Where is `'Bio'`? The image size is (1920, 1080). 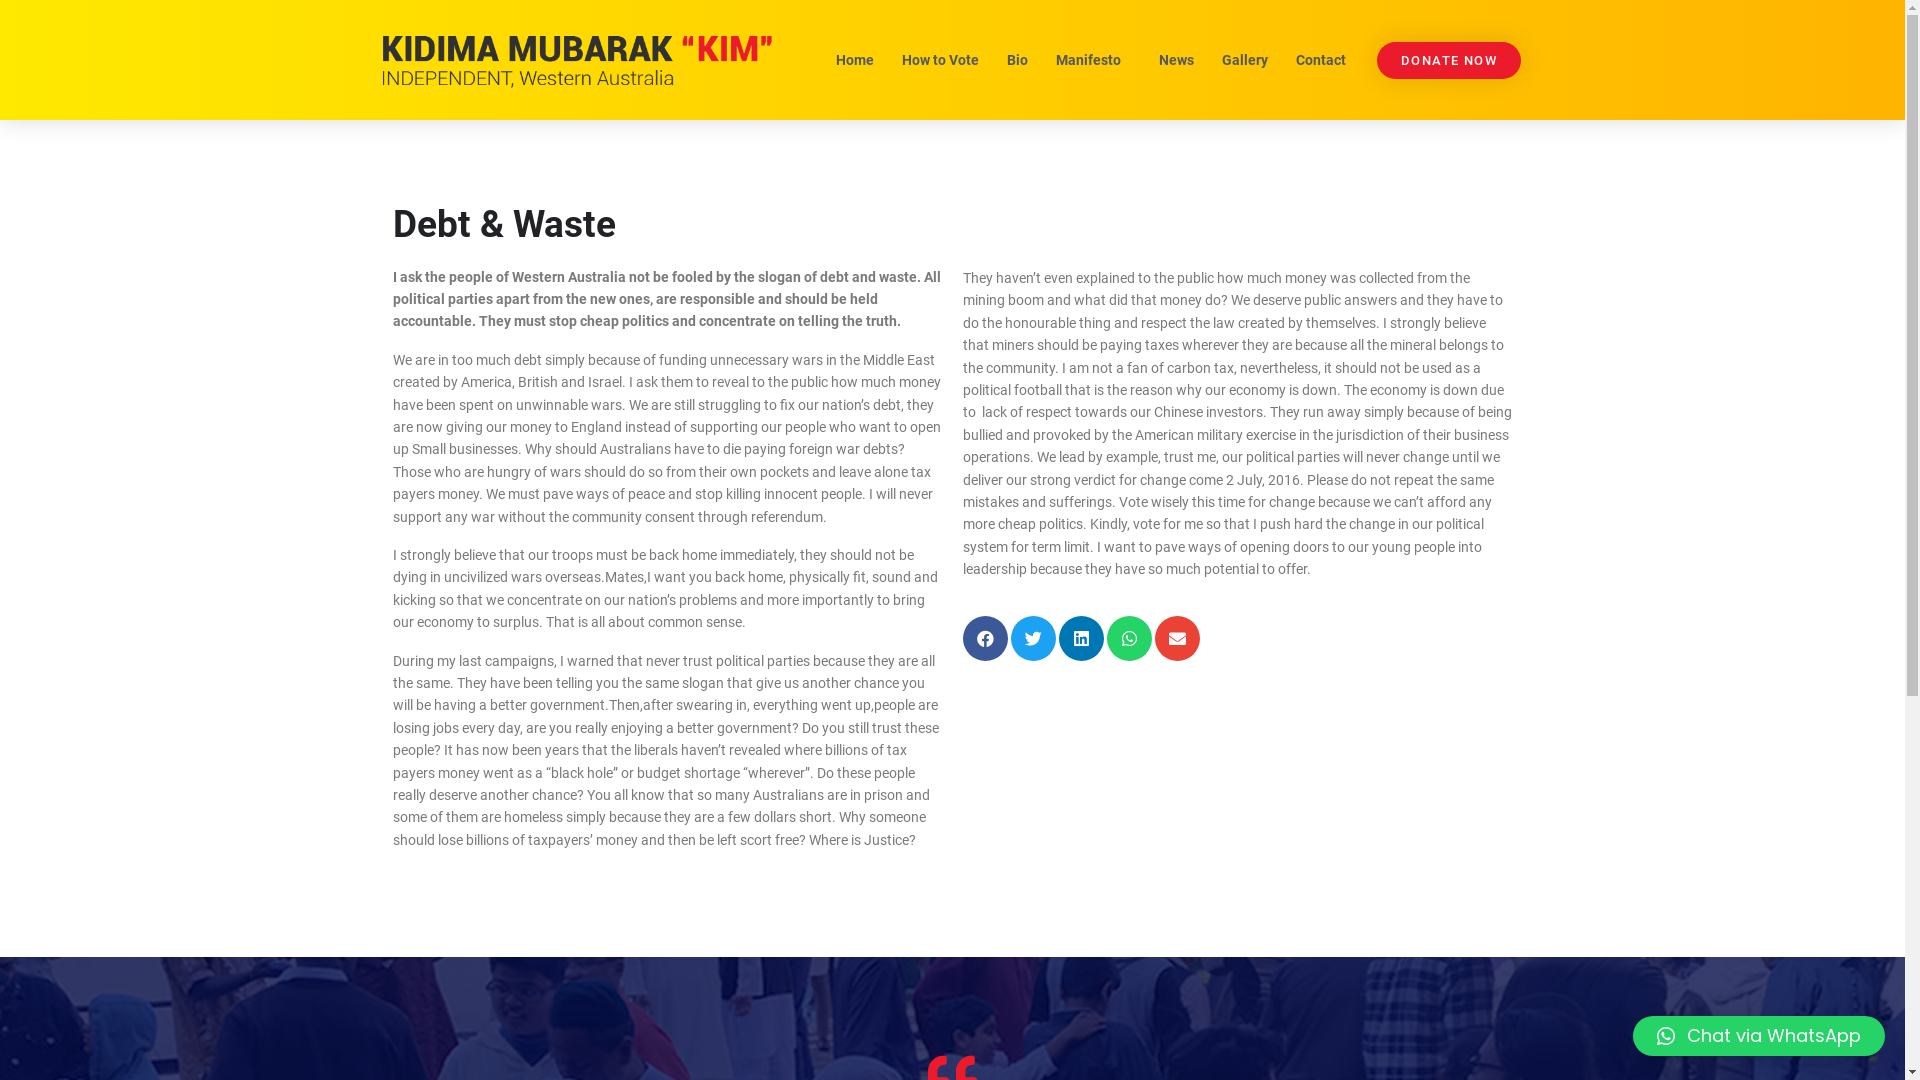 'Bio' is located at coordinates (1017, 59).